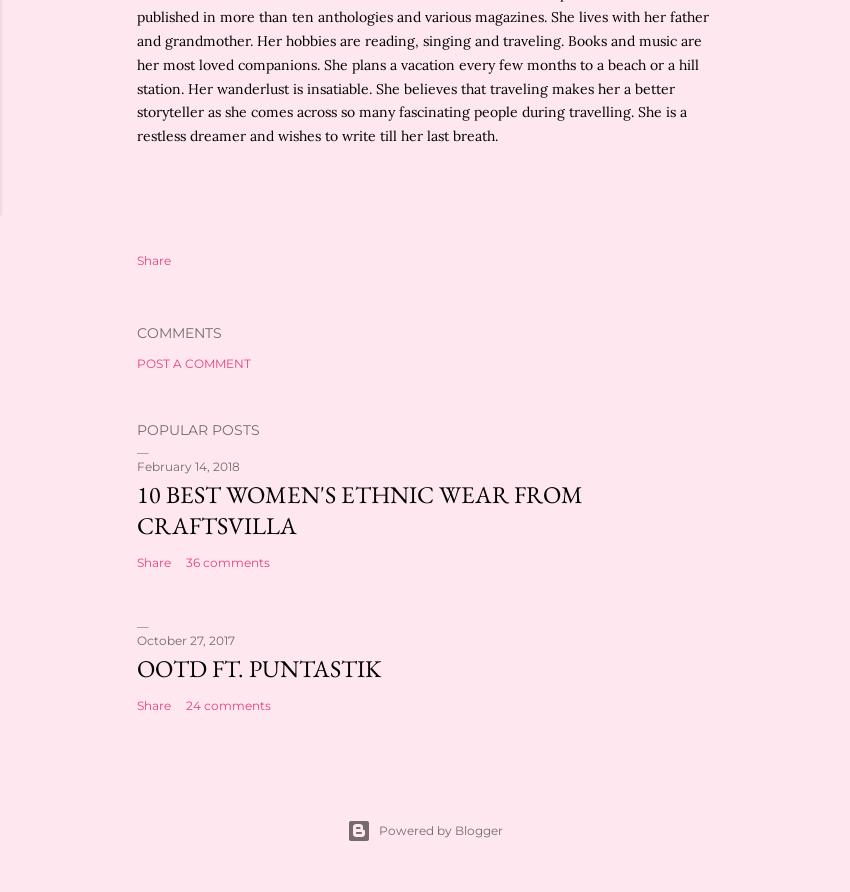  What do you see at coordinates (187, 466) in the screenshot?
I see `'February 14, 2018'` at bounding box center [187, 466].